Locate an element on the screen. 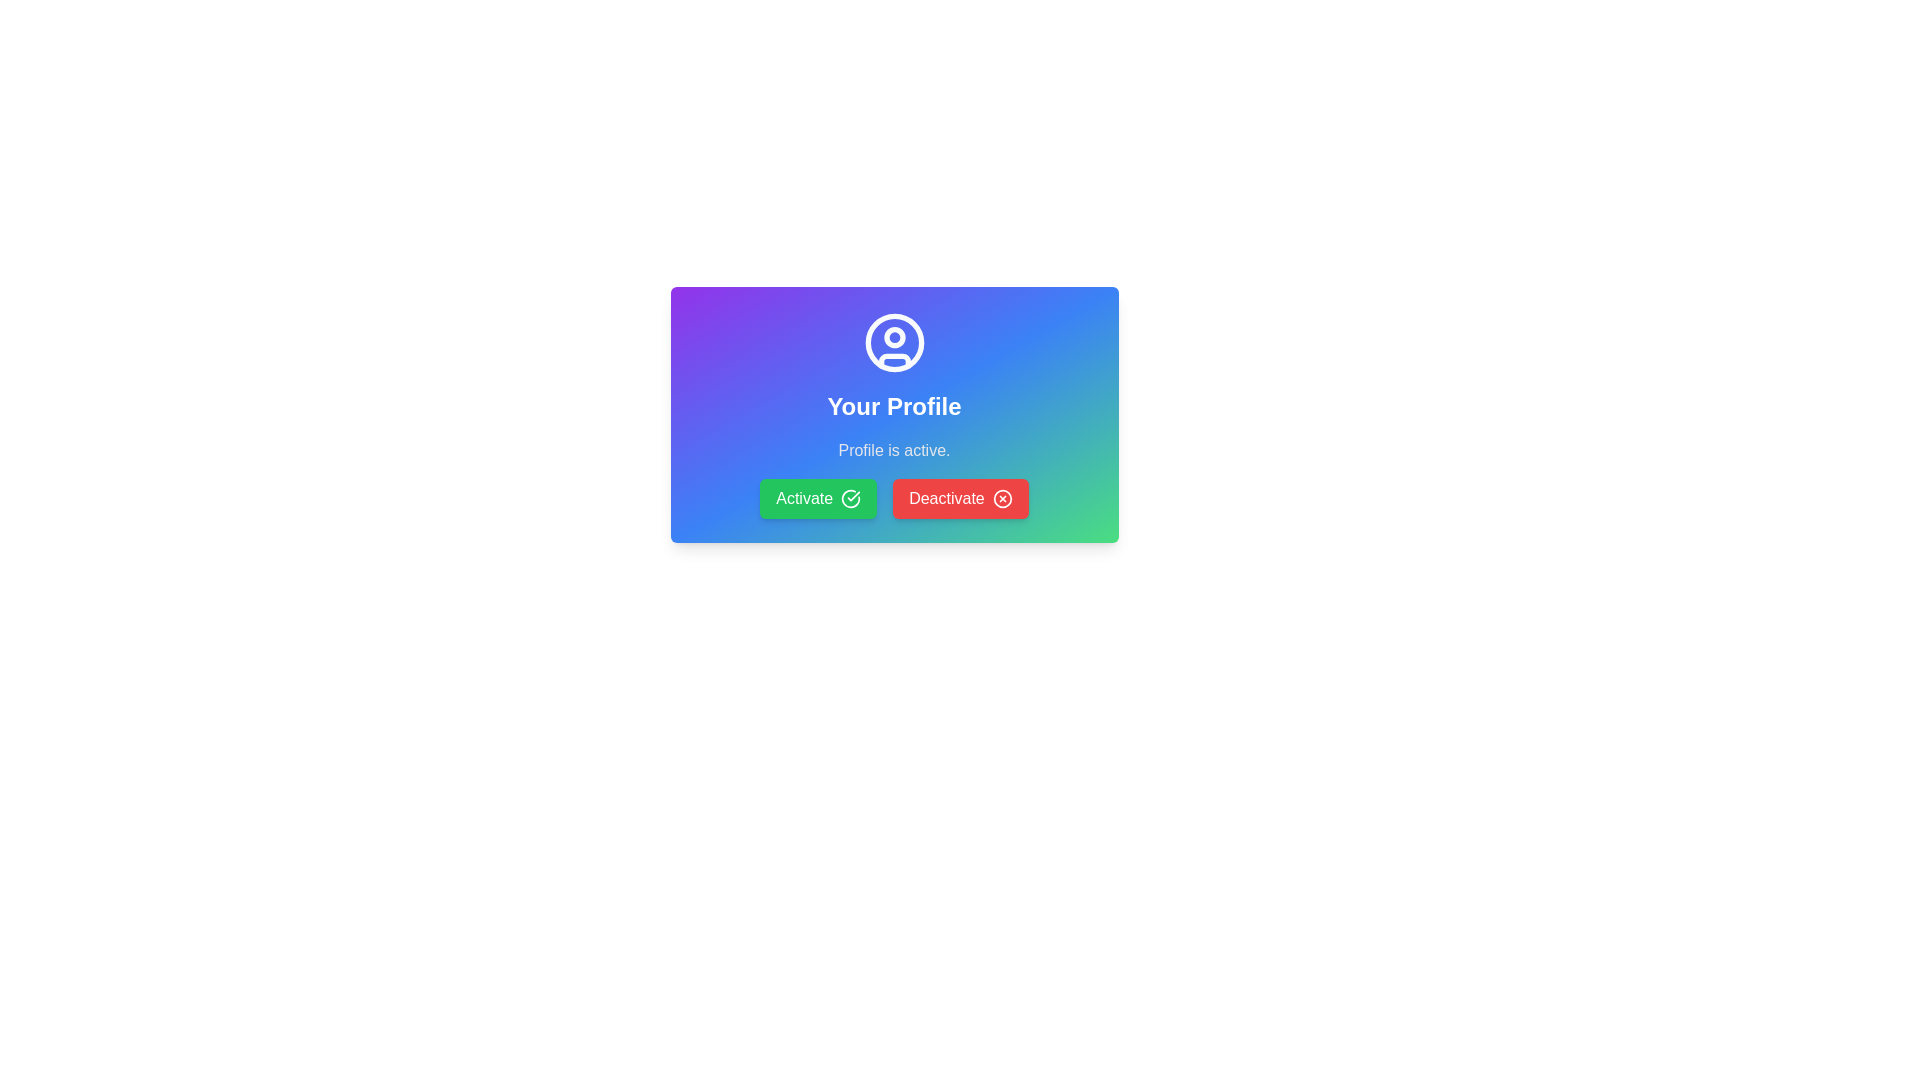 The image size is (1920, 1080). the left button of the profile status toggle is located at coordinates (893, 497).